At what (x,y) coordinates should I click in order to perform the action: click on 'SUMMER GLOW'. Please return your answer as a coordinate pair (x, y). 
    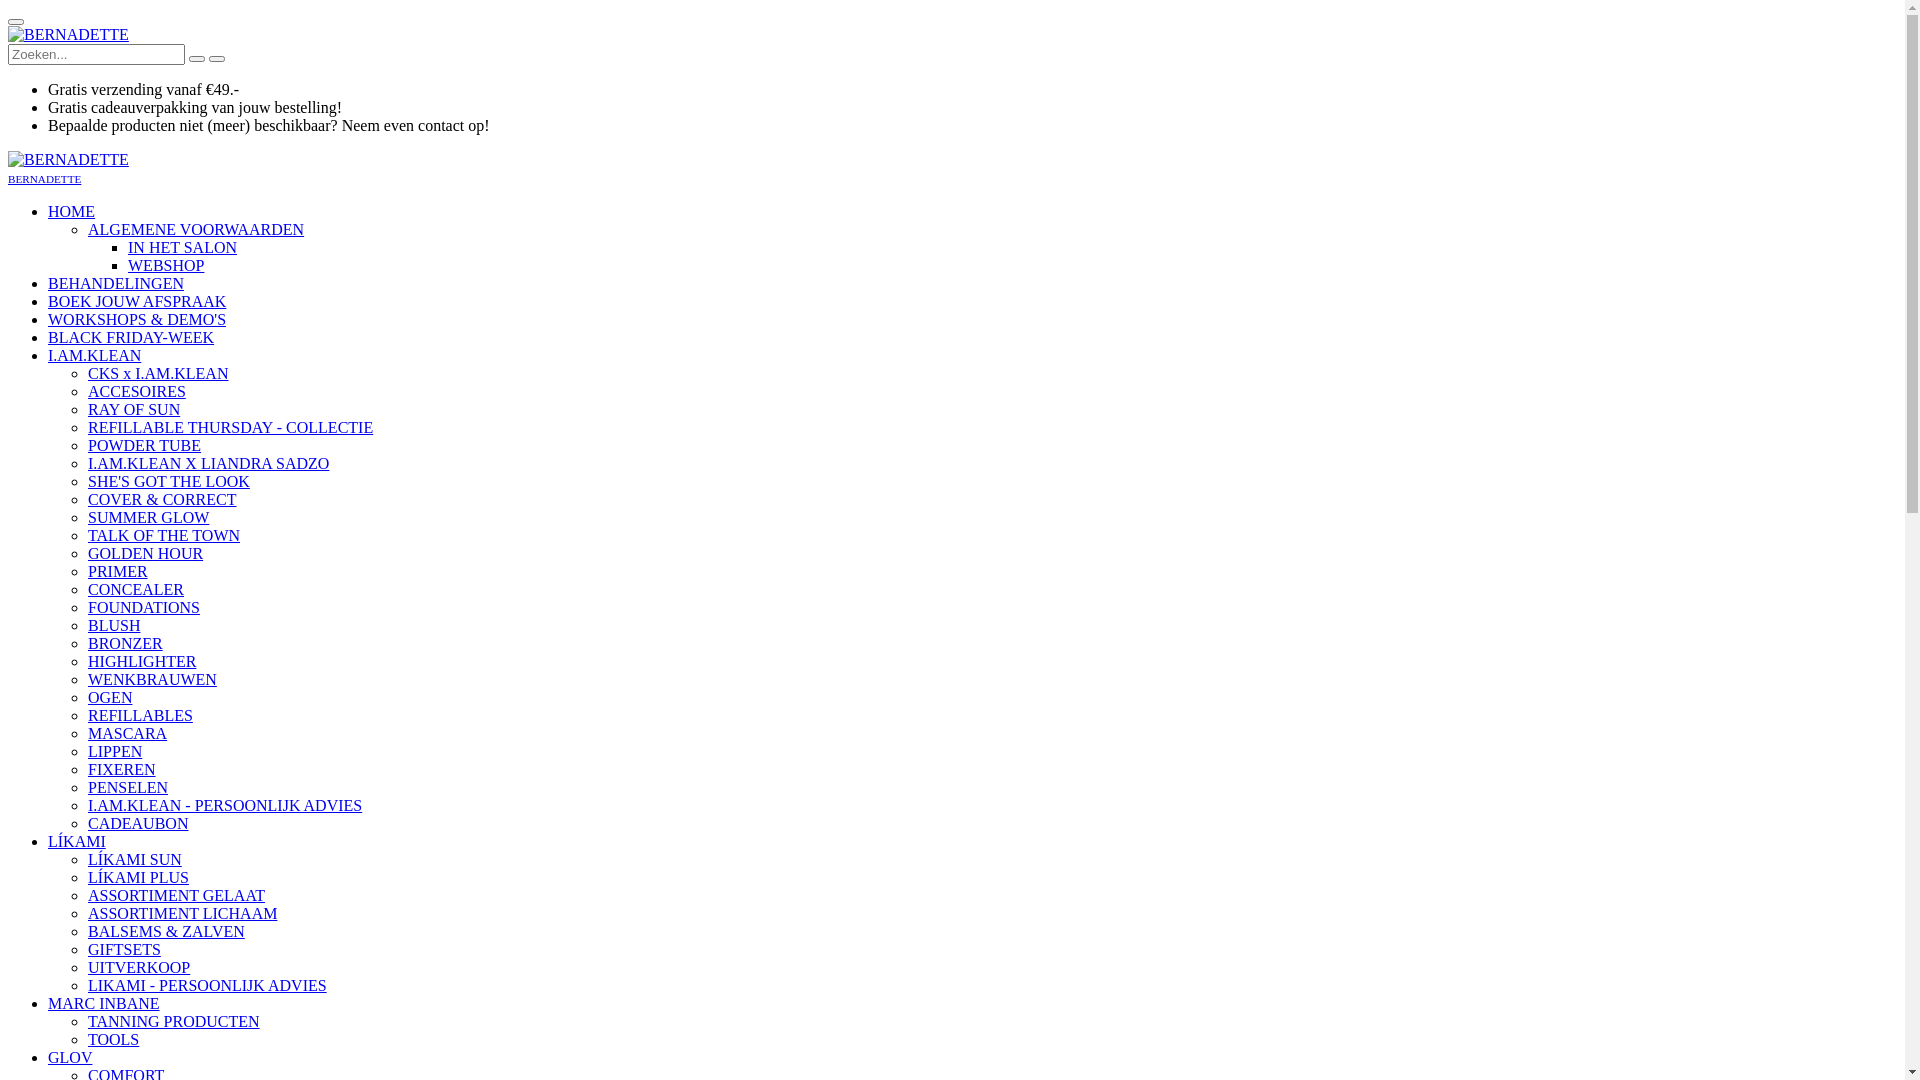
    Looking at the image, I should click on (147, 516).